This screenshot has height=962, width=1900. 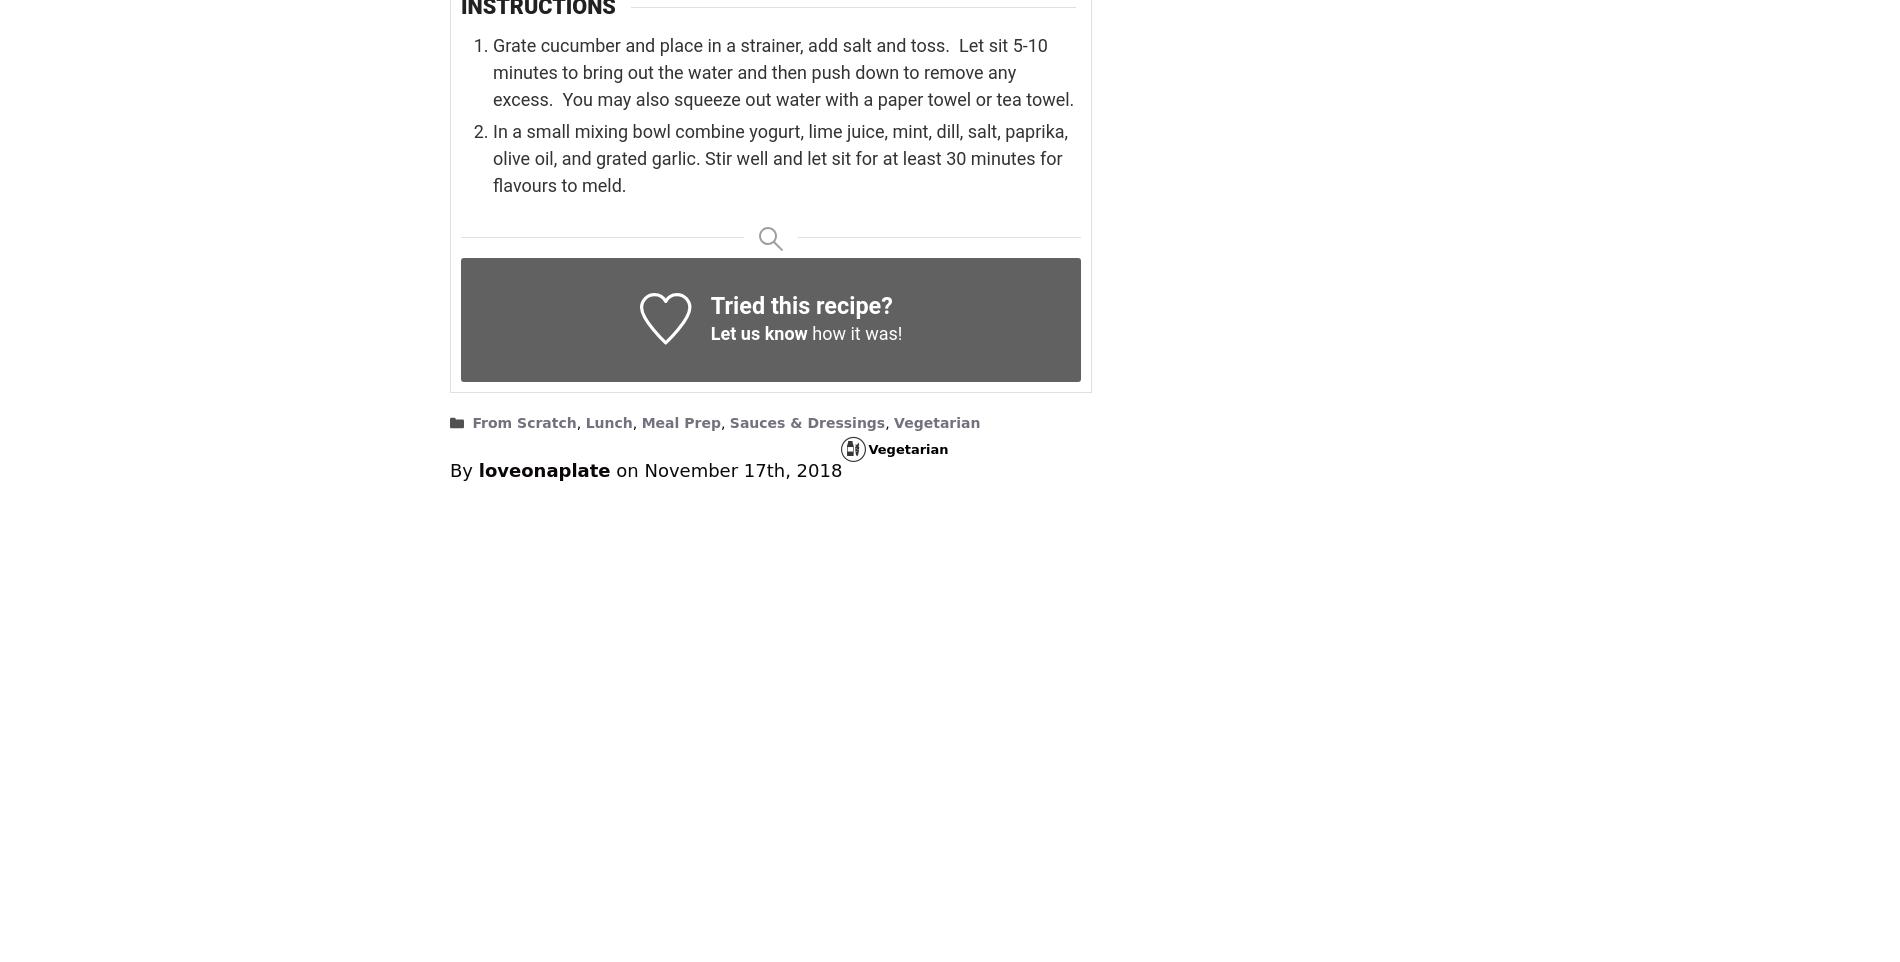 What do you see at coordinates (800, 303) in the screenshot?
I see `'Tried this recipe?'` at bounding box center [800, 303].